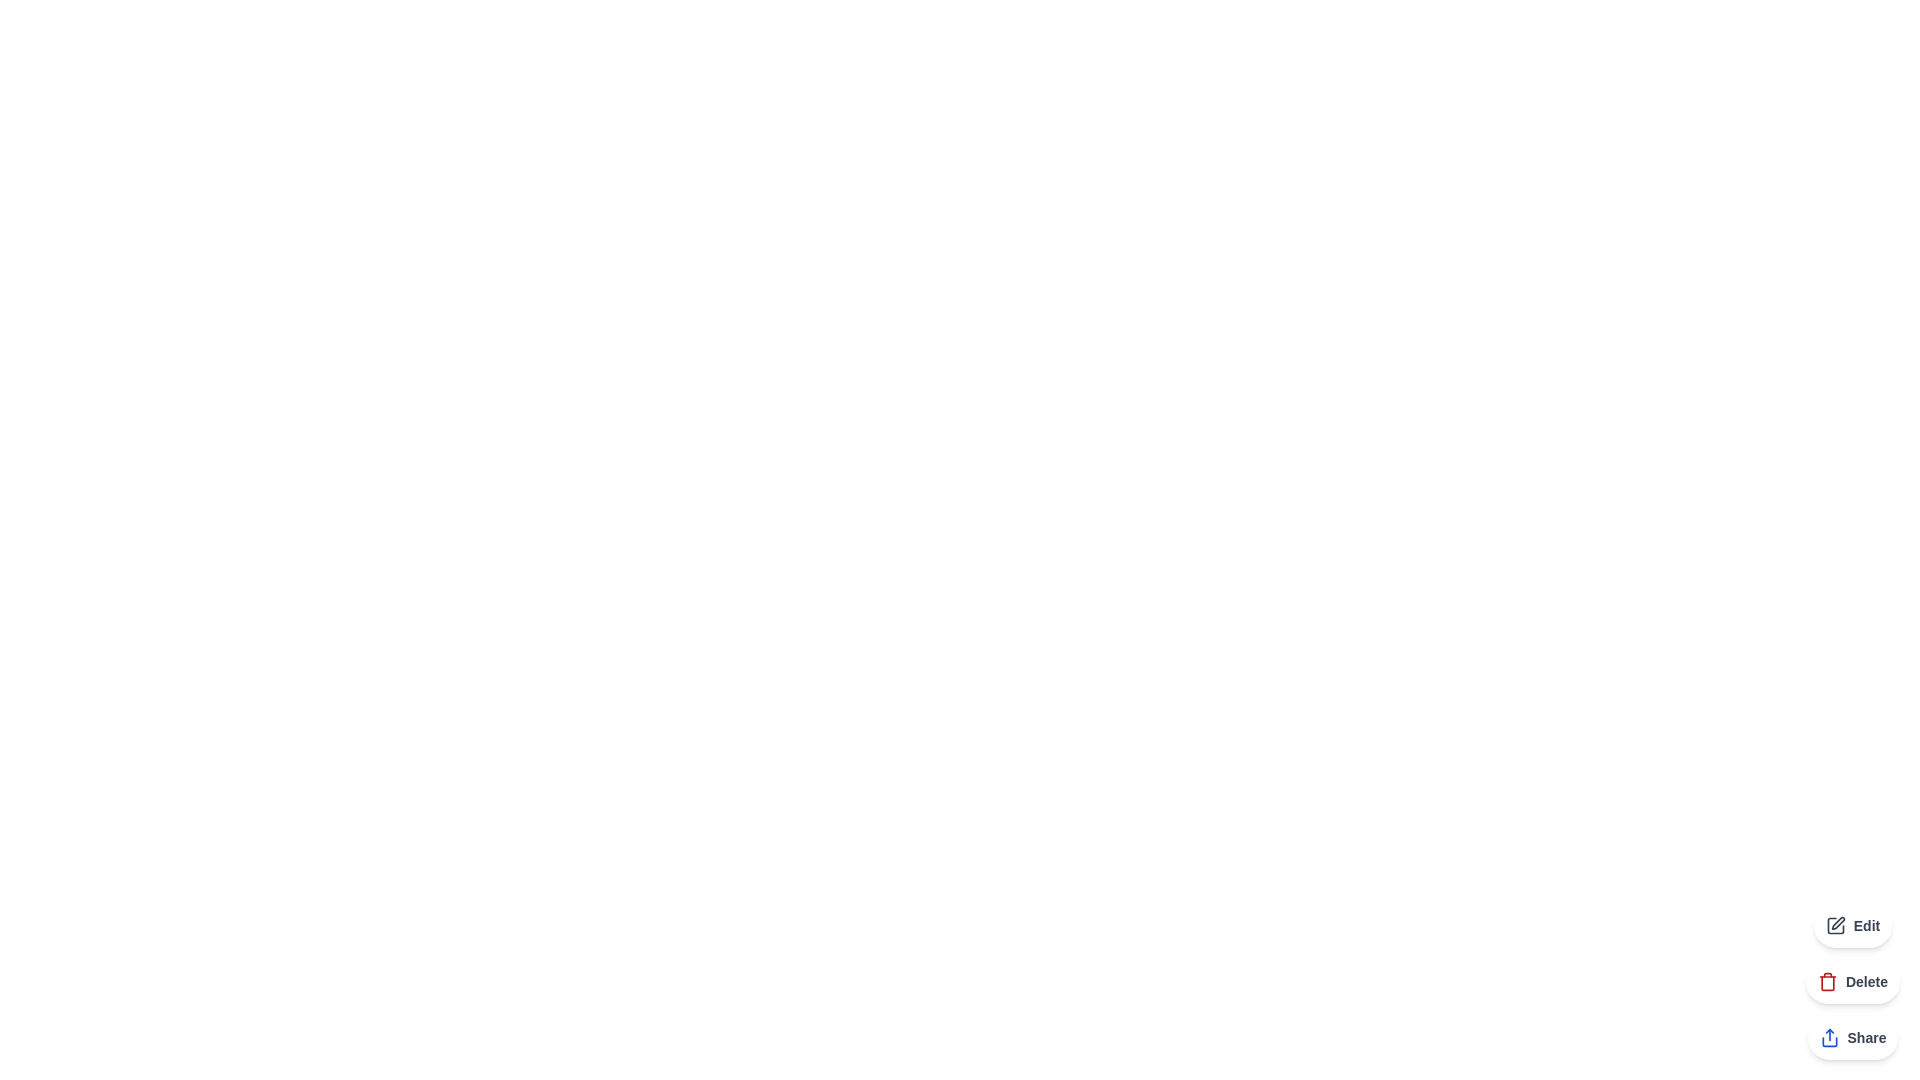  I want to click on the share icon located in the rounded button group at the bottom-right corner of the interface, so click(1829, 1036).